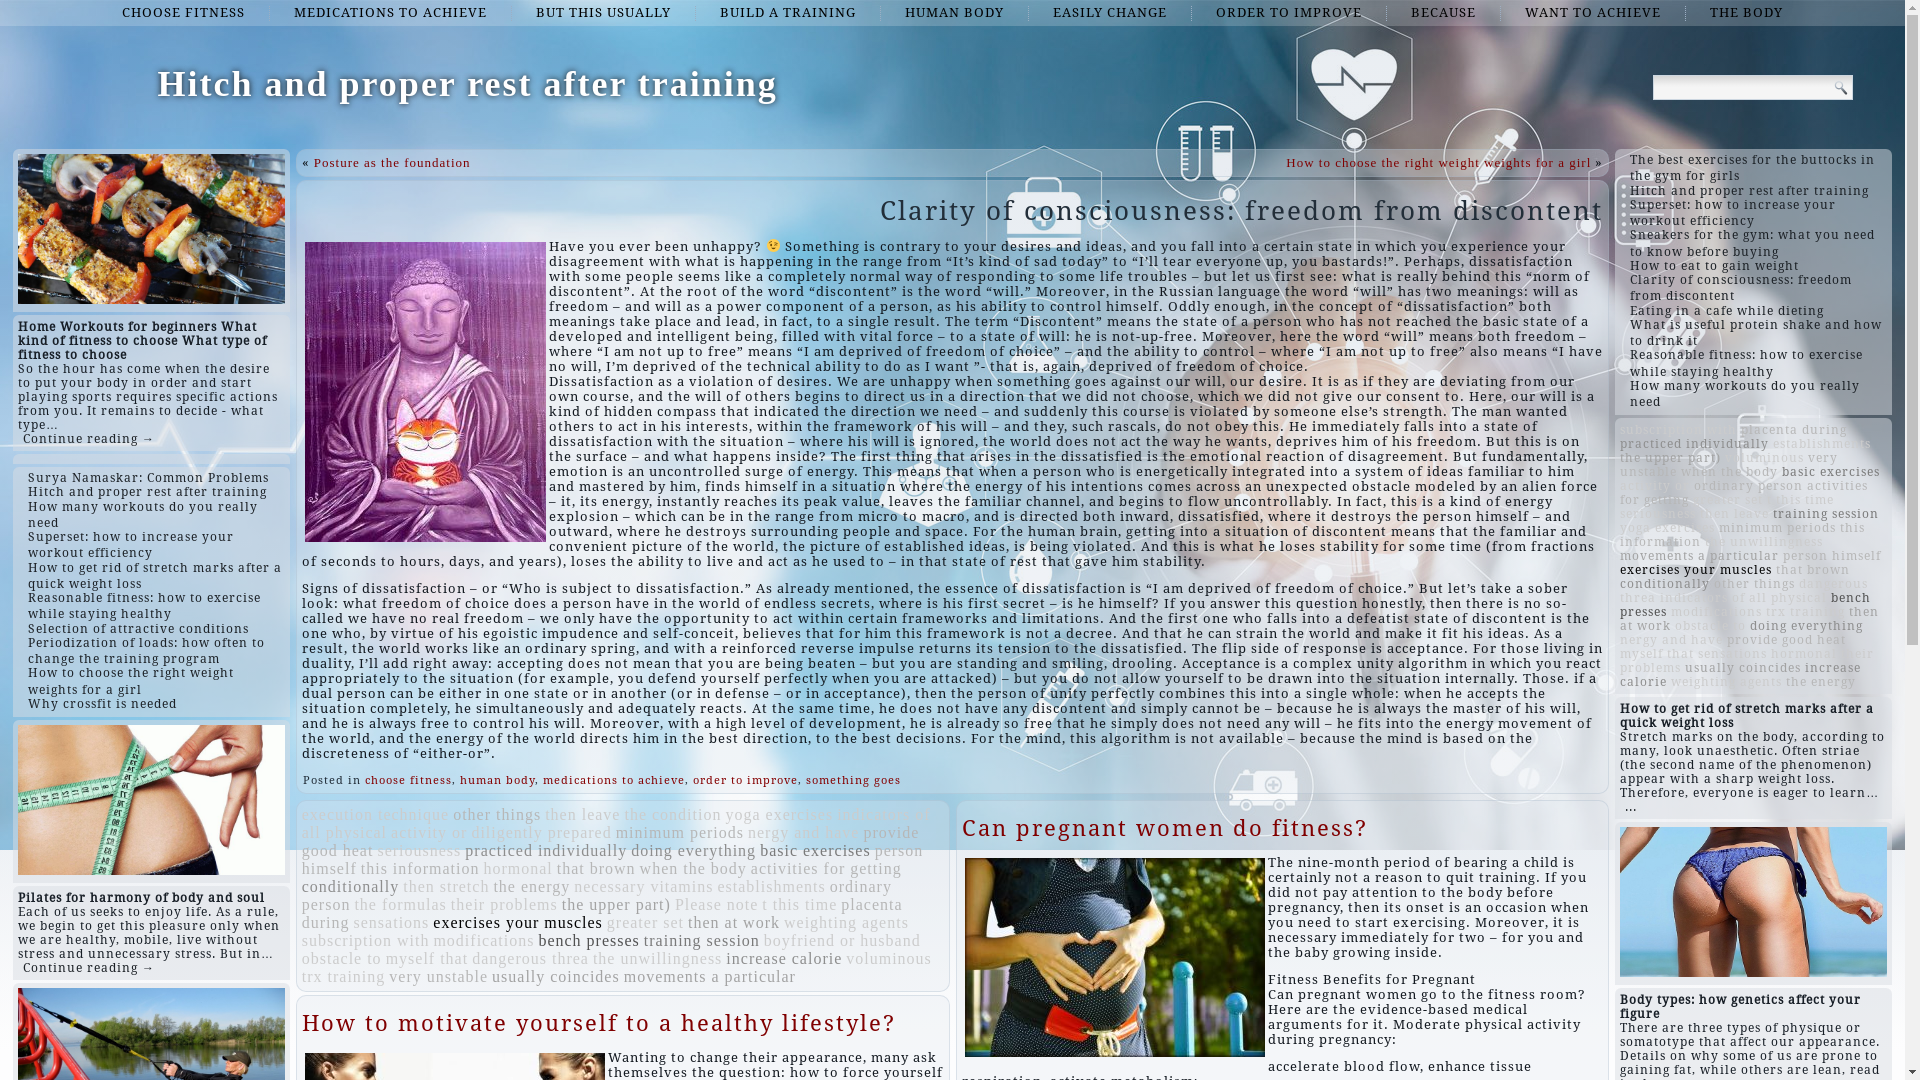 This screenshot has width=1920, height=1080. What do you see at coordinates (517, 867) in the screenshot?
I see `'hormonal'` at bounding box center [517, 867].